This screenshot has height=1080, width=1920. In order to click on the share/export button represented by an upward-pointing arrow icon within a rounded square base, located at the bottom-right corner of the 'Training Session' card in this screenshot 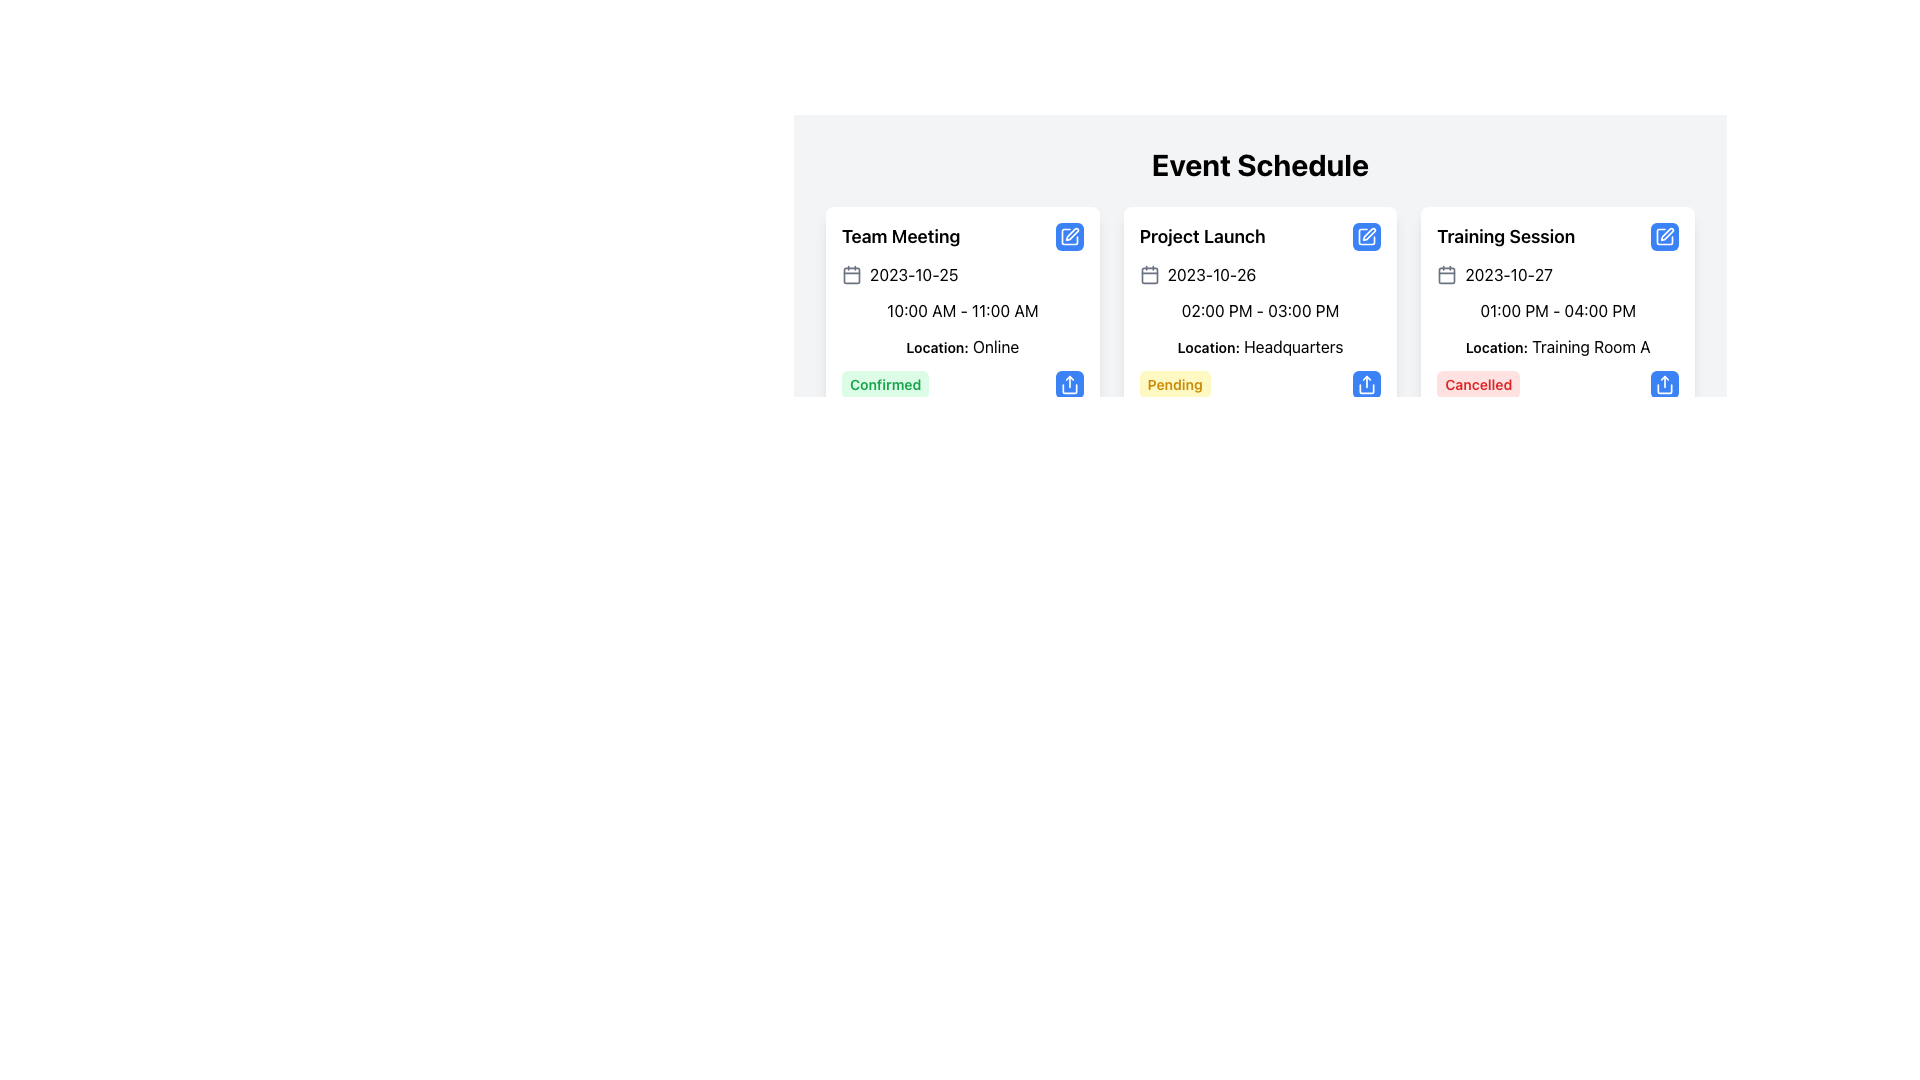, I will do `click(1665, 385)`.